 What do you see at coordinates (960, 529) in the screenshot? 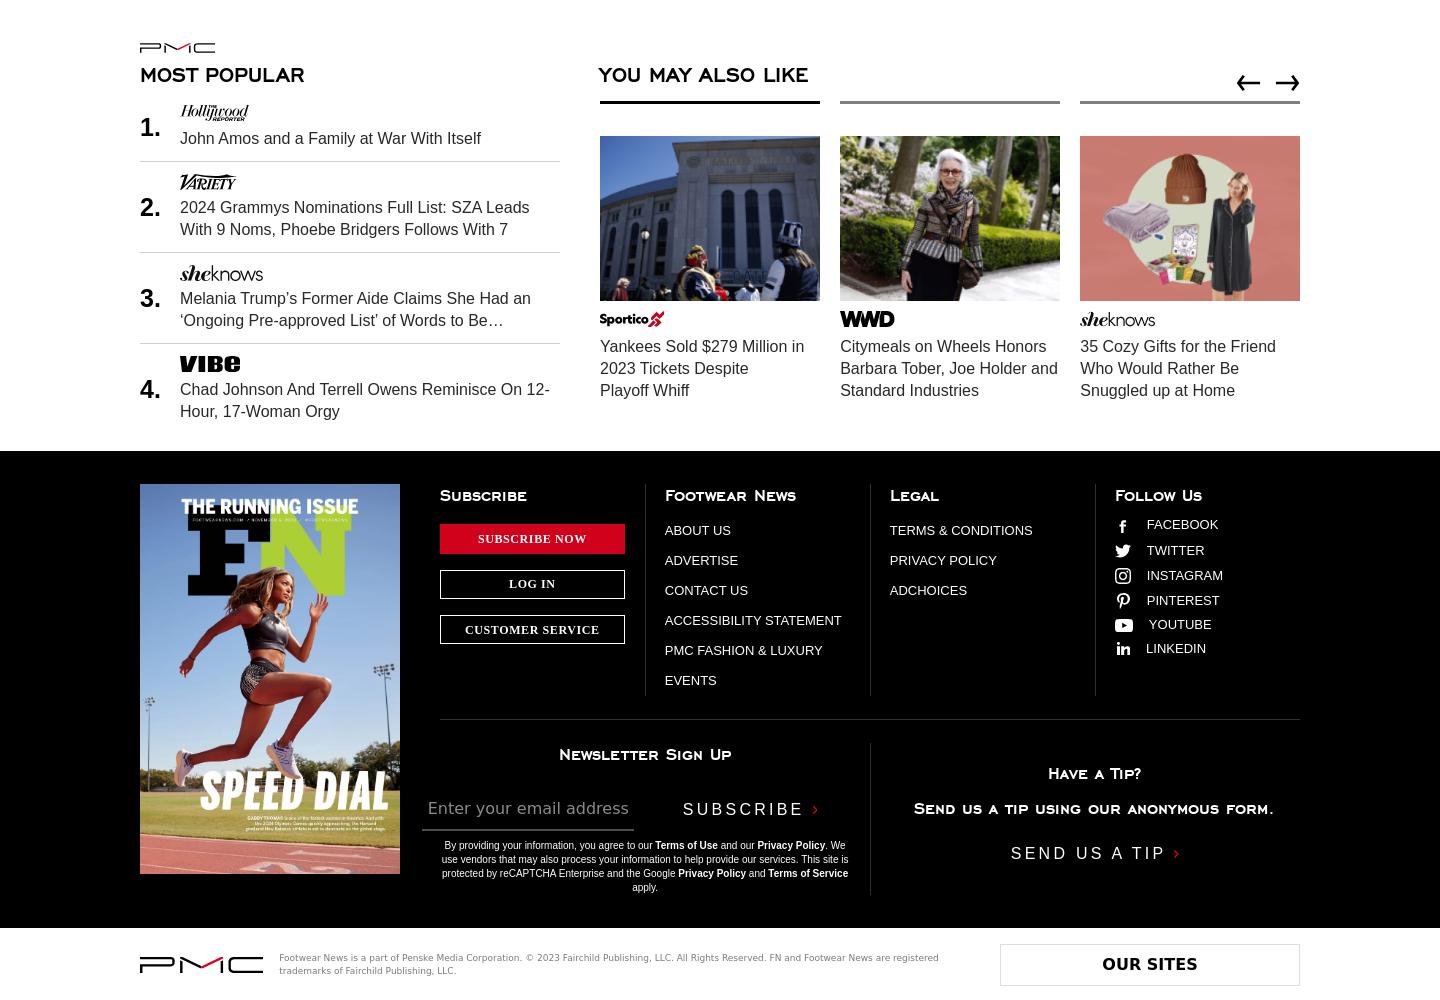
I see `'Terms & Conditions'` at bounding box center [960, 529].